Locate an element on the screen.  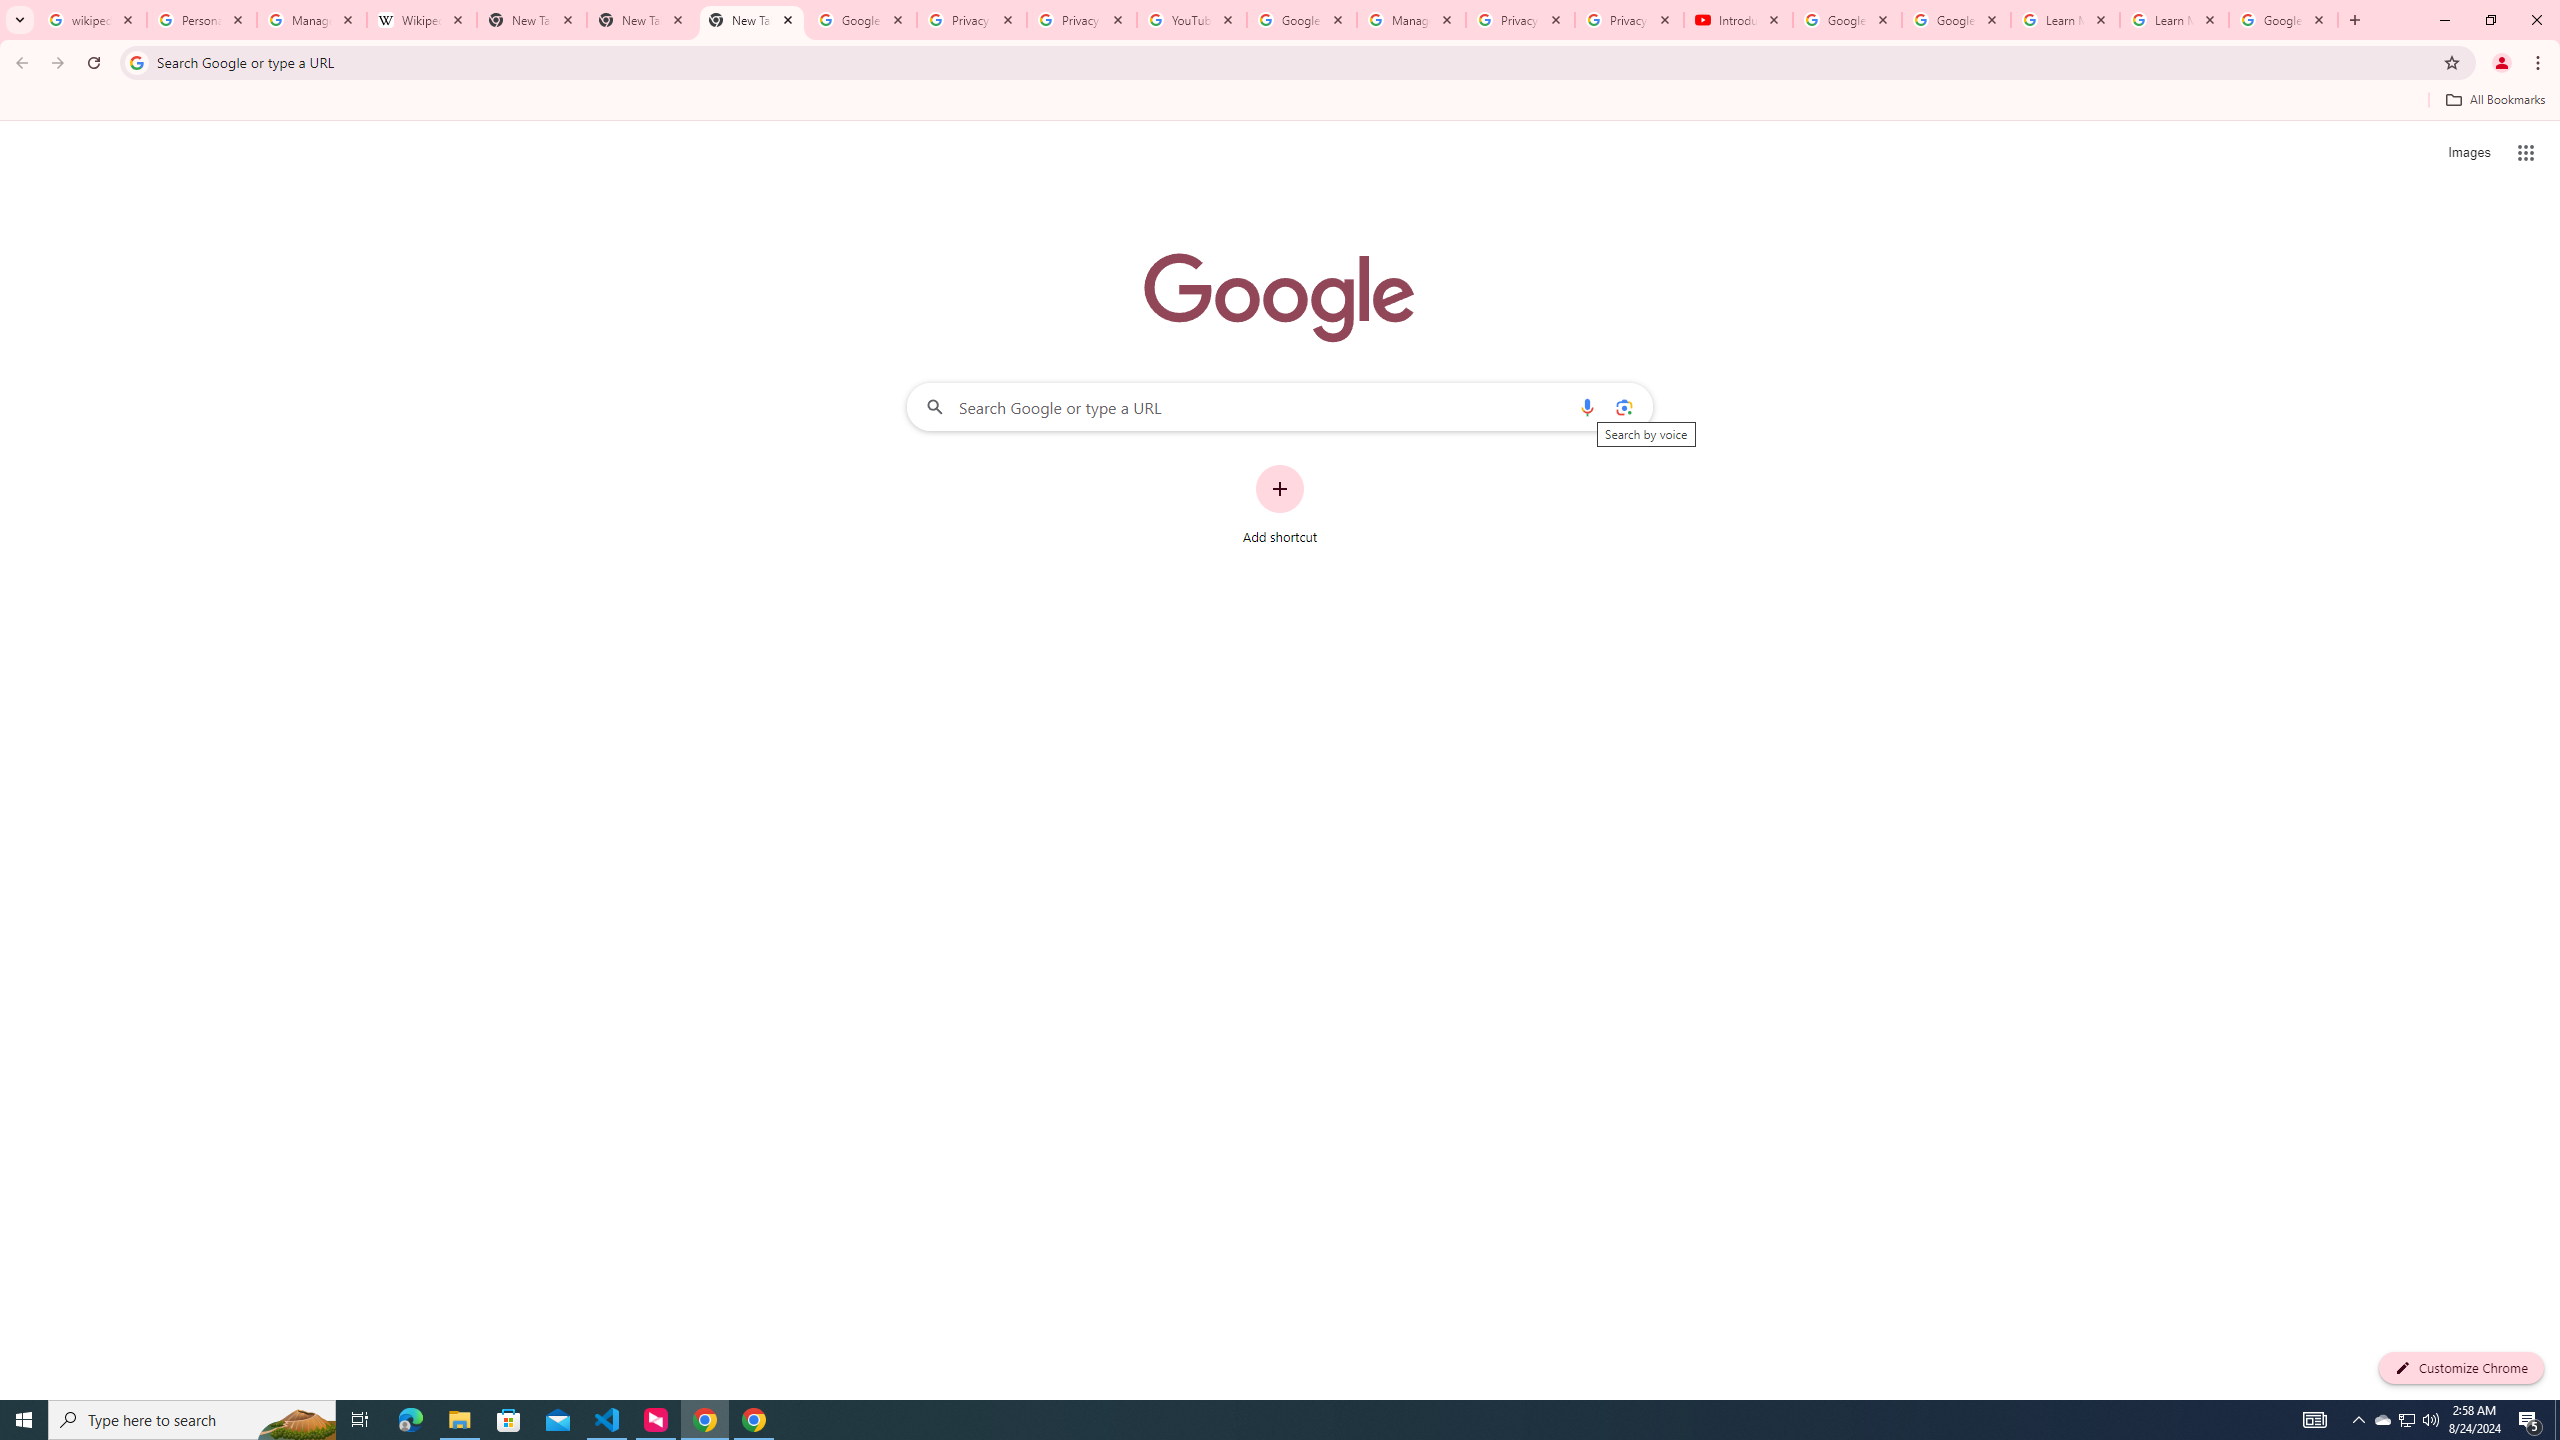
'Manage your Location History - Google Search Help' is located at coordinates (311, 19).